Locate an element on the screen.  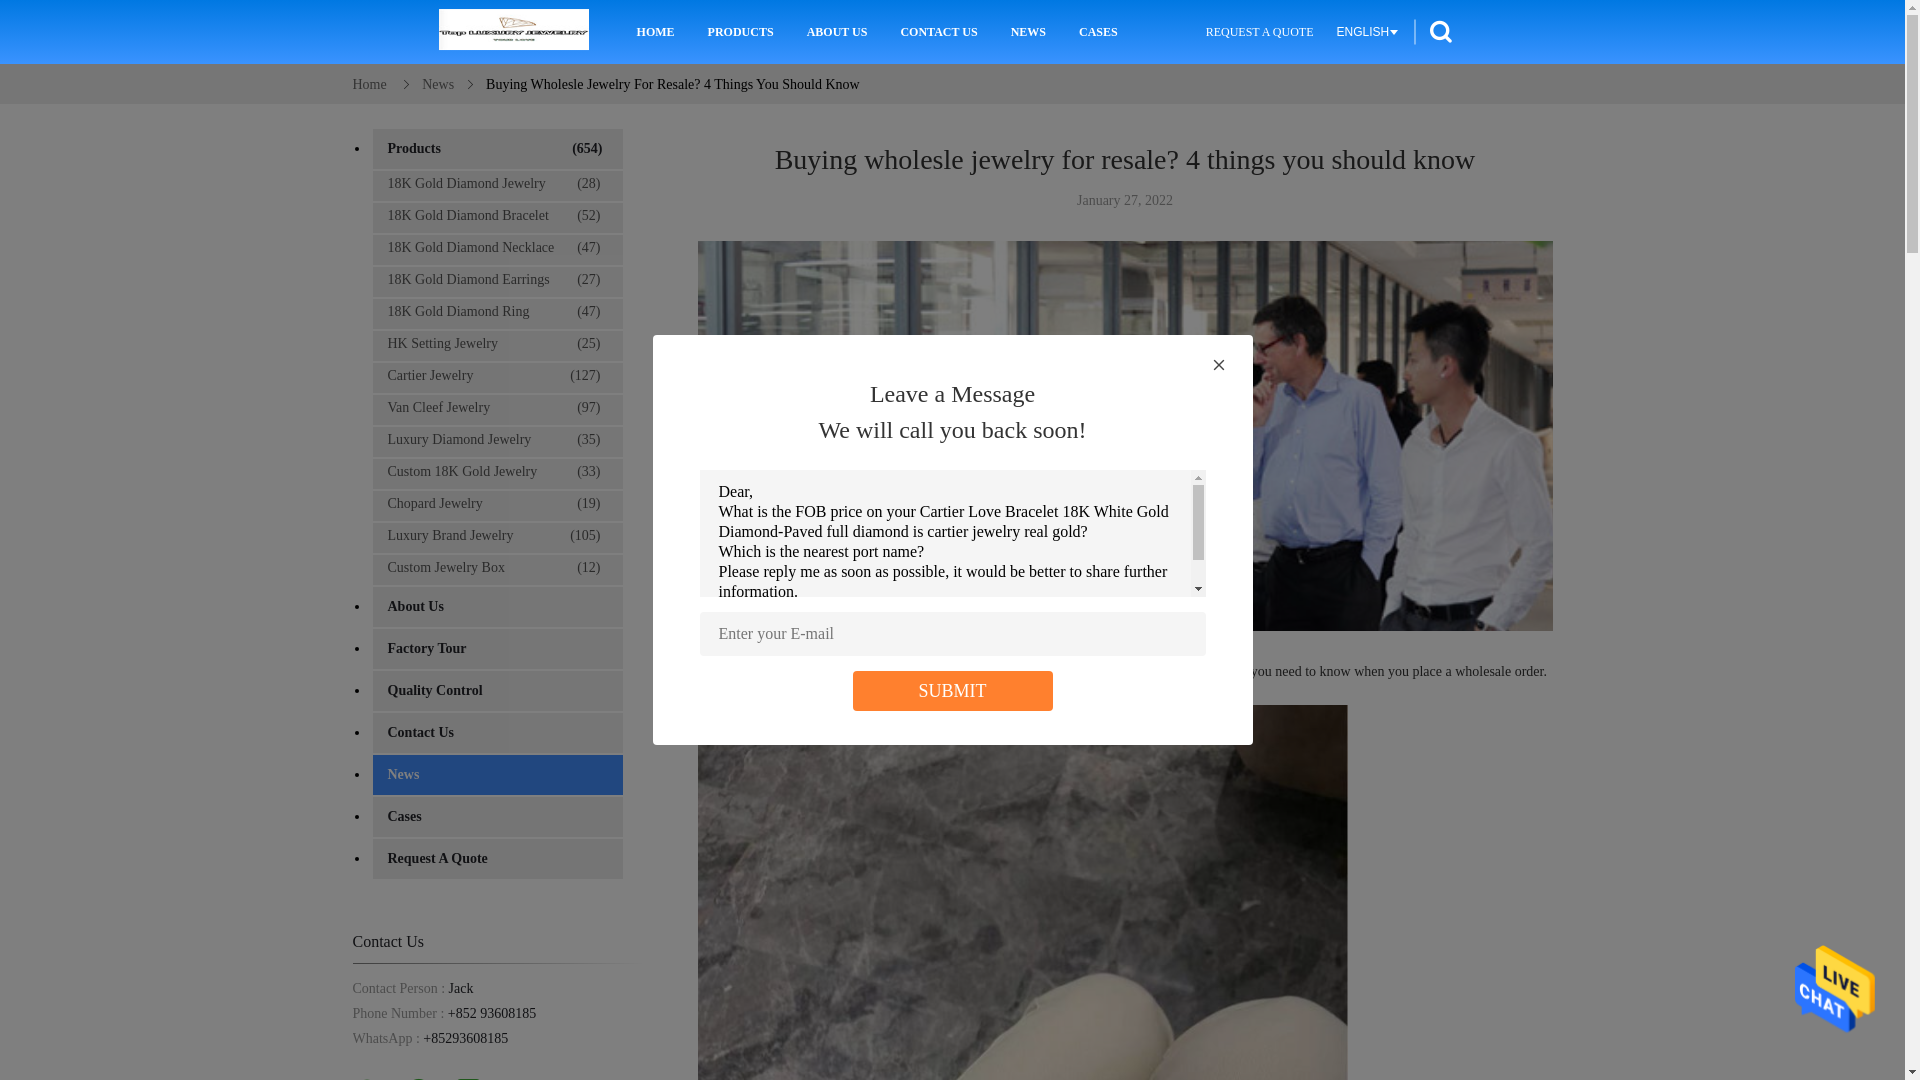
'About Us' is located at coordinates (497, 605).